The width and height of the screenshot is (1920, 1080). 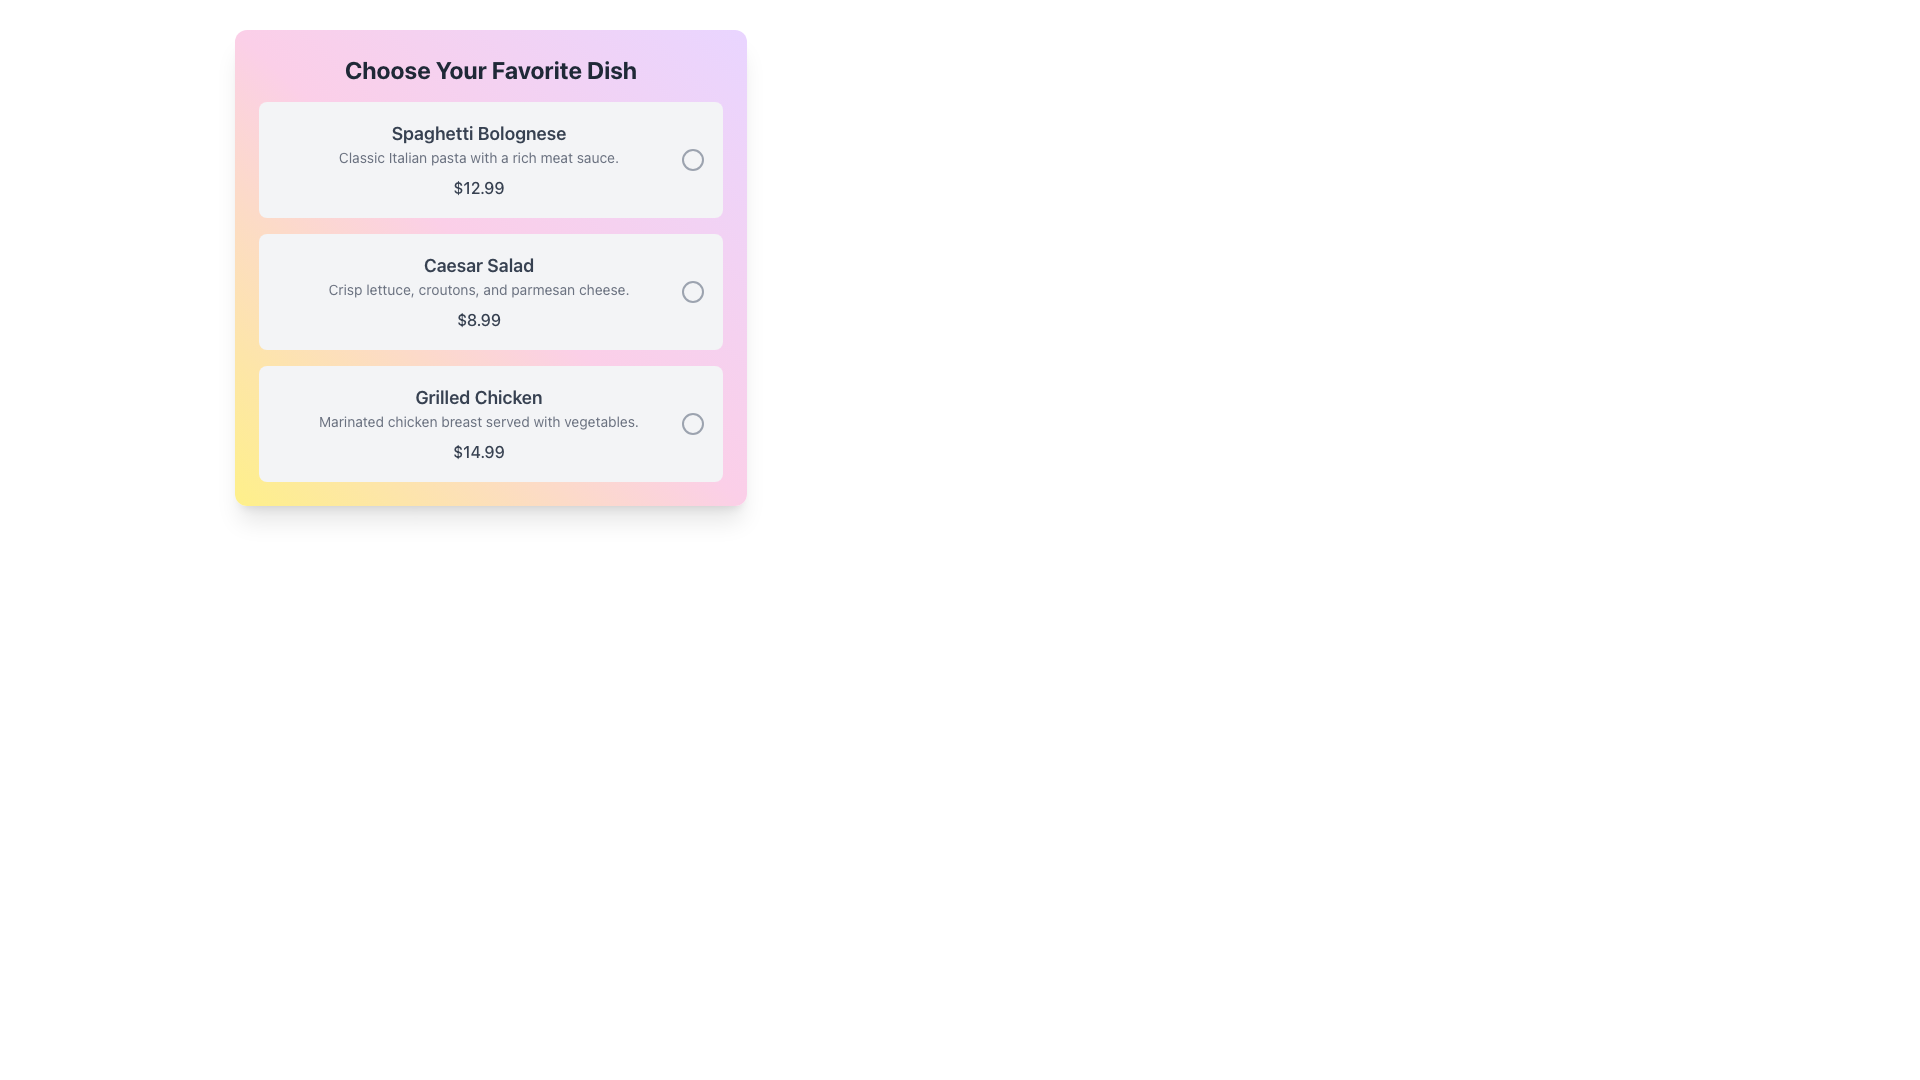 I want to click on the circular indicator (radio button) located on the right side of the 'Spaghetti Bolognese' option, so click(x=692, y=158).